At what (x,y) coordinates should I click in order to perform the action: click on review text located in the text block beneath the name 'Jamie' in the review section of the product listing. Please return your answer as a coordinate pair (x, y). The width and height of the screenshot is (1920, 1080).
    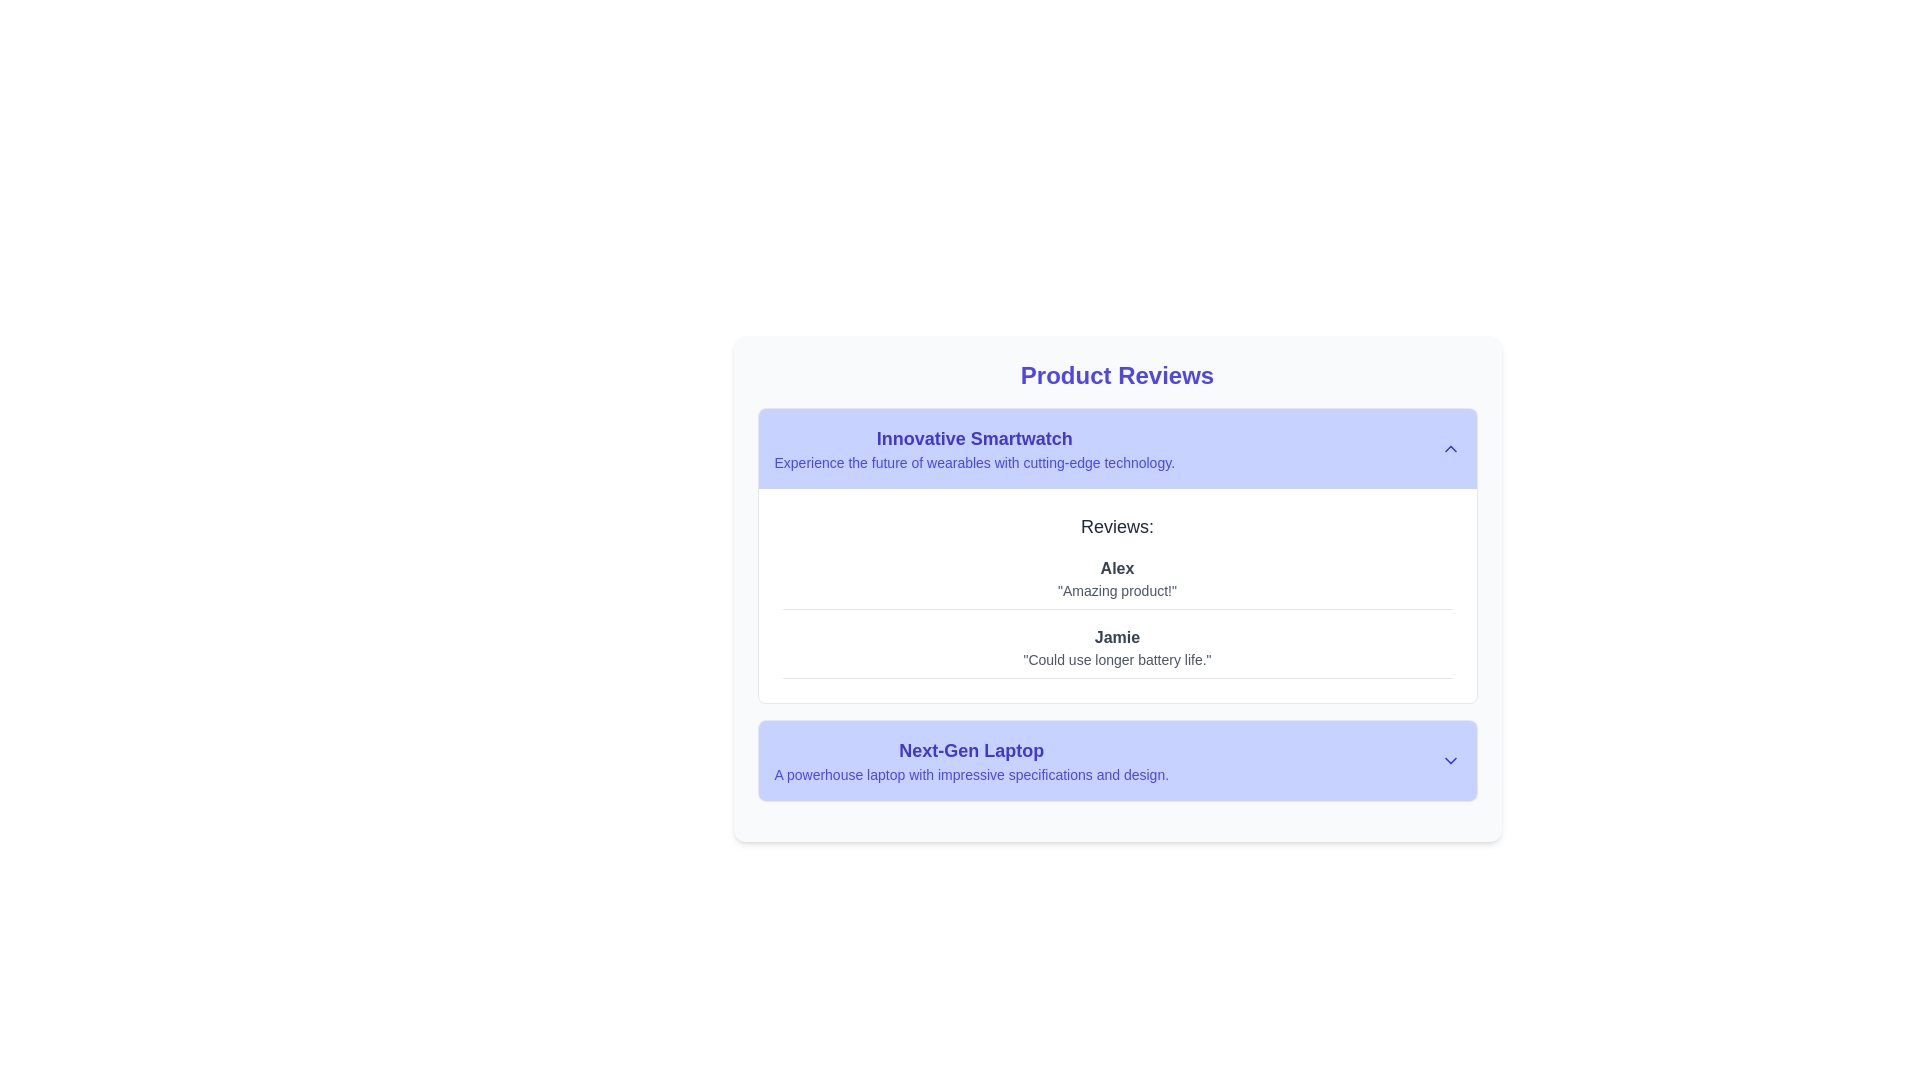
    Looking at the image, I should click on (1116, 659).